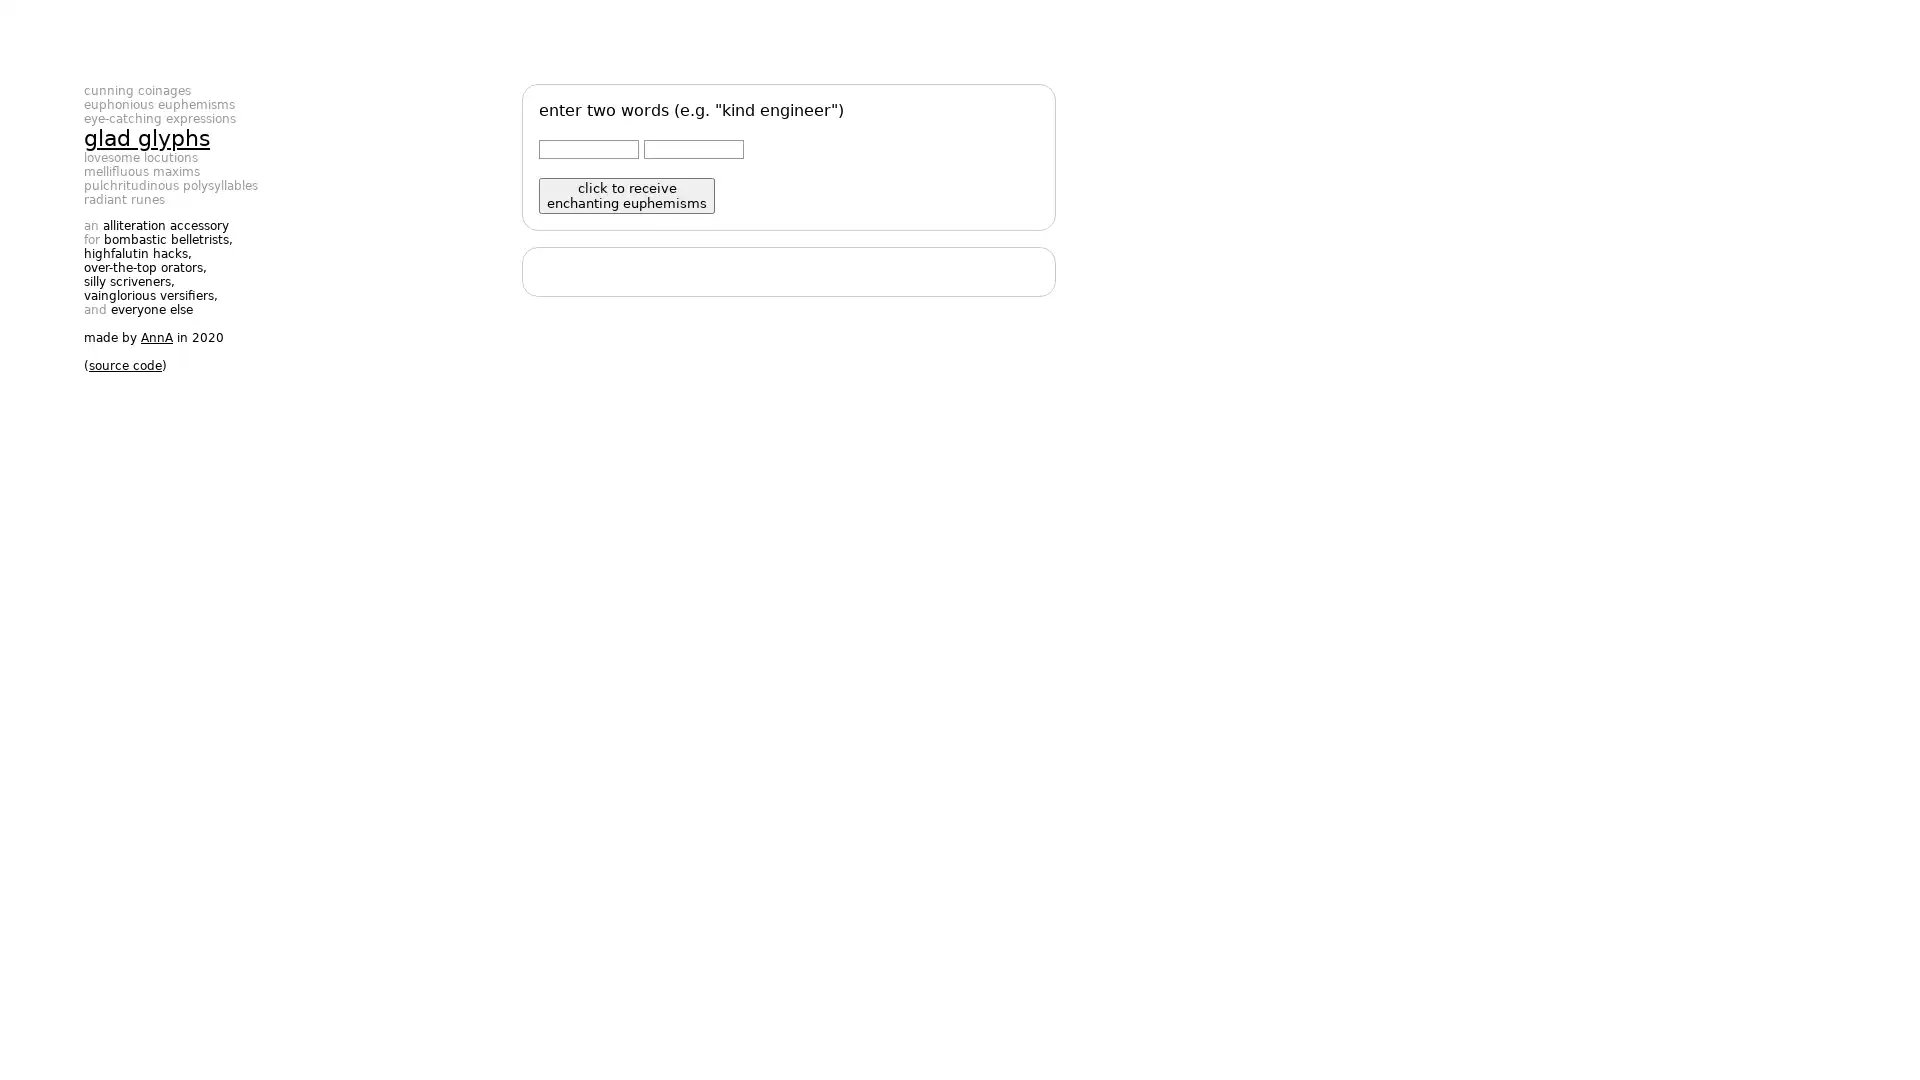 The width and height of the screenshot is (1920, 1080). I want to click on click to receive enchanting euphemisms, so click(626, 196).